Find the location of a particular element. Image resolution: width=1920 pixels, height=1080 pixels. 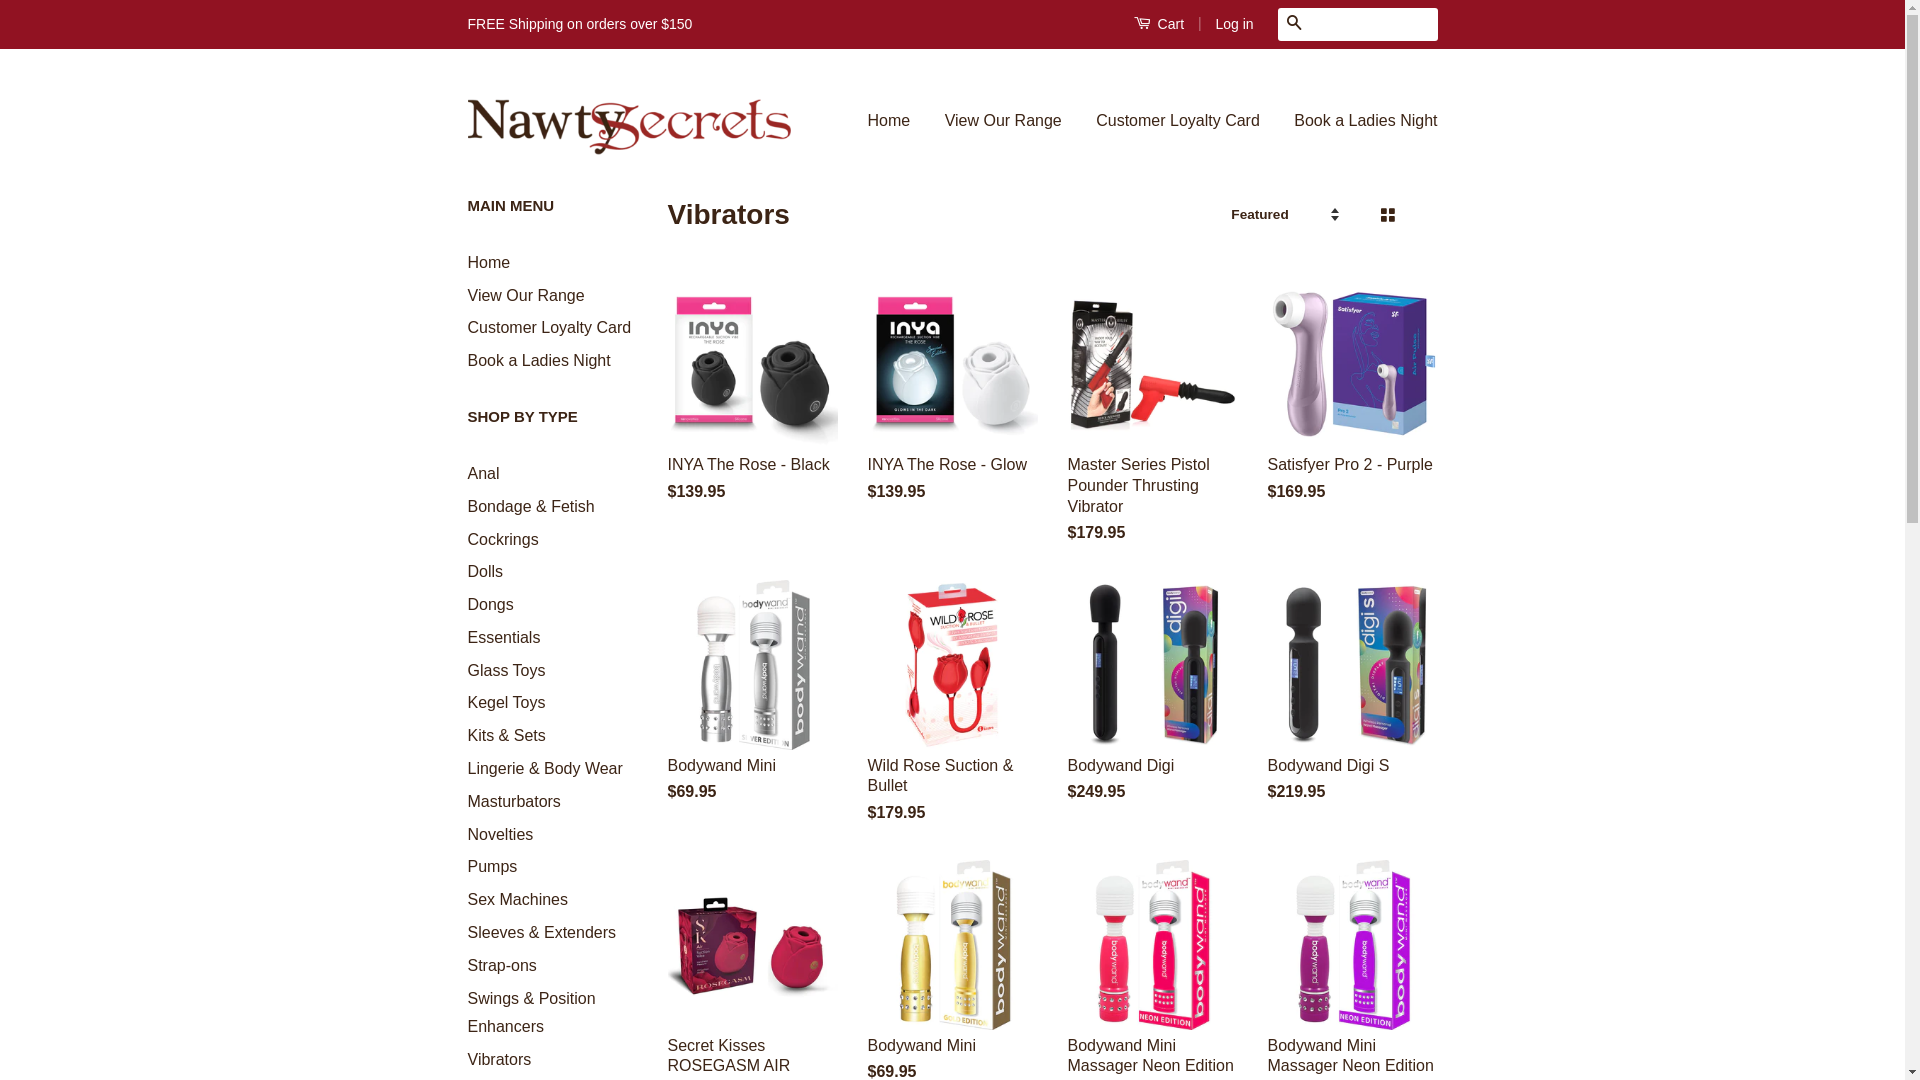

'View Our Range' is located at coordinates (466, 295).